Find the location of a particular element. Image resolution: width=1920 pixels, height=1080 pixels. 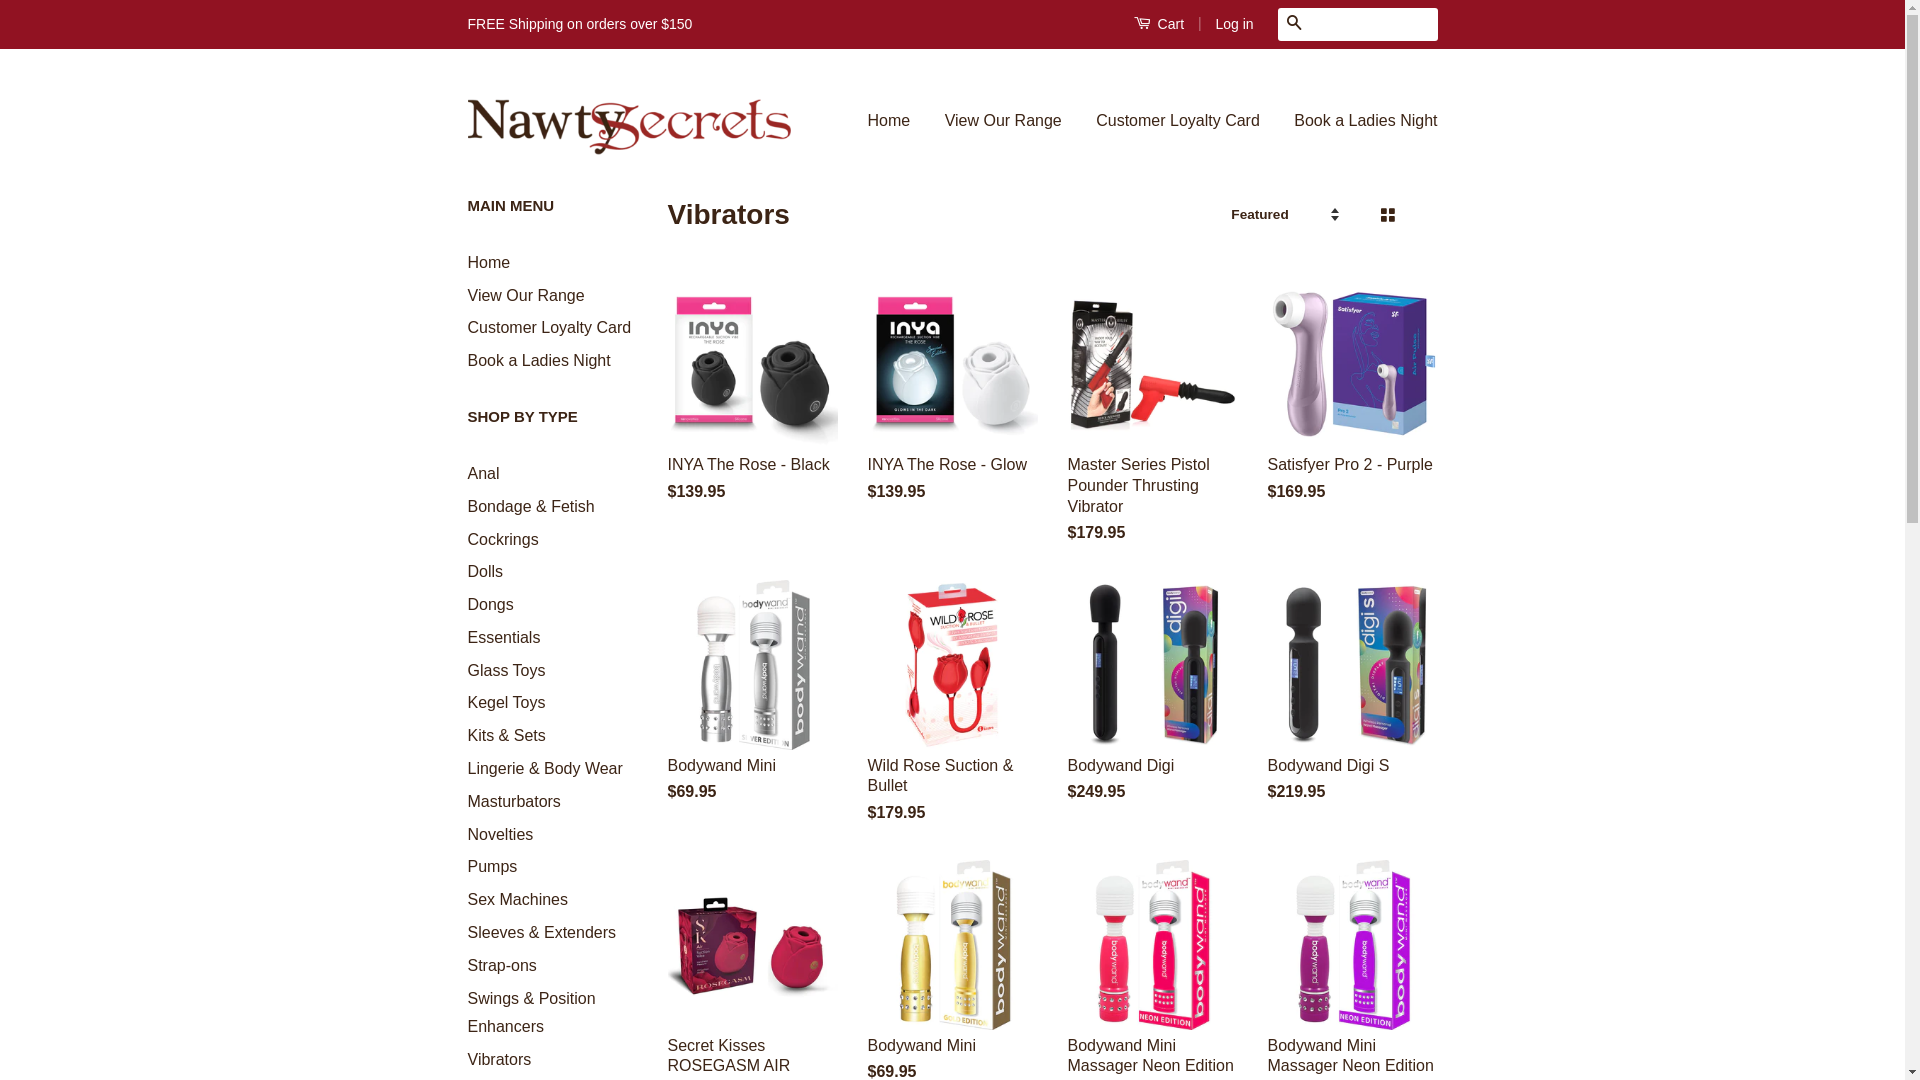

'View Our Range' is located at coordinates (466, 295).